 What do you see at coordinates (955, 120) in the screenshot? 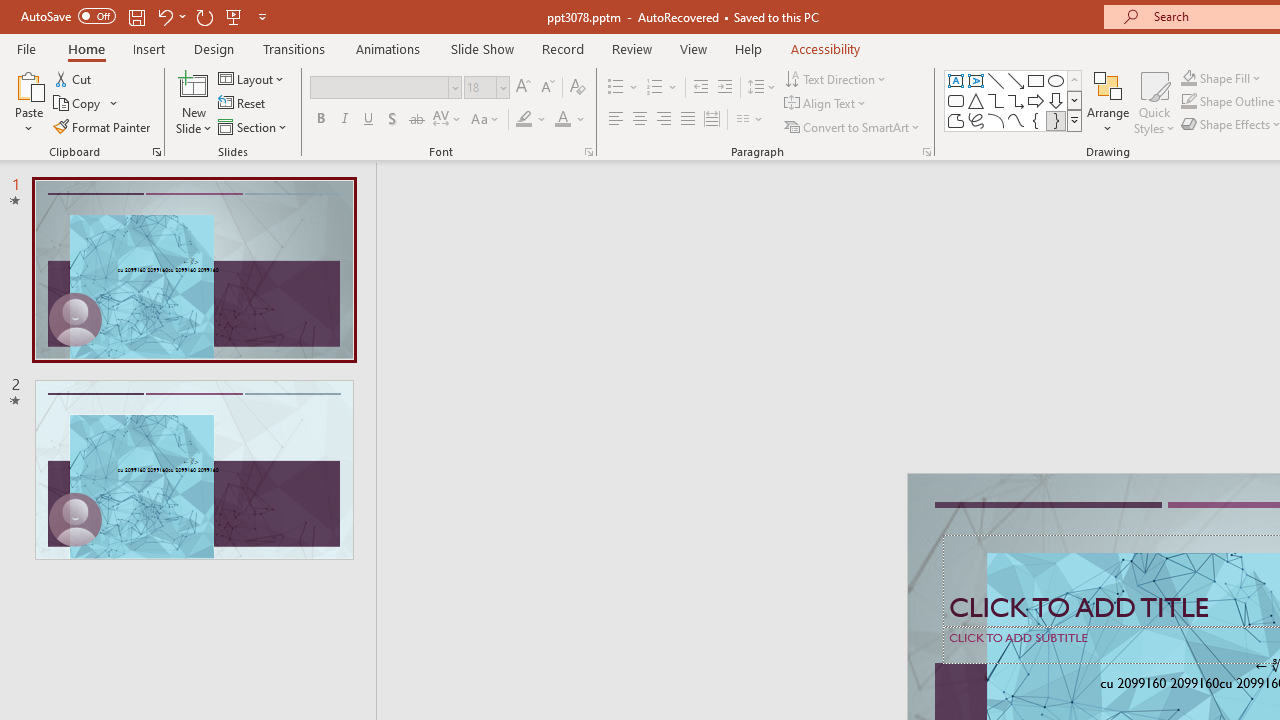
I see `'Freeform: Shape'` at bounding box center [955, 120].